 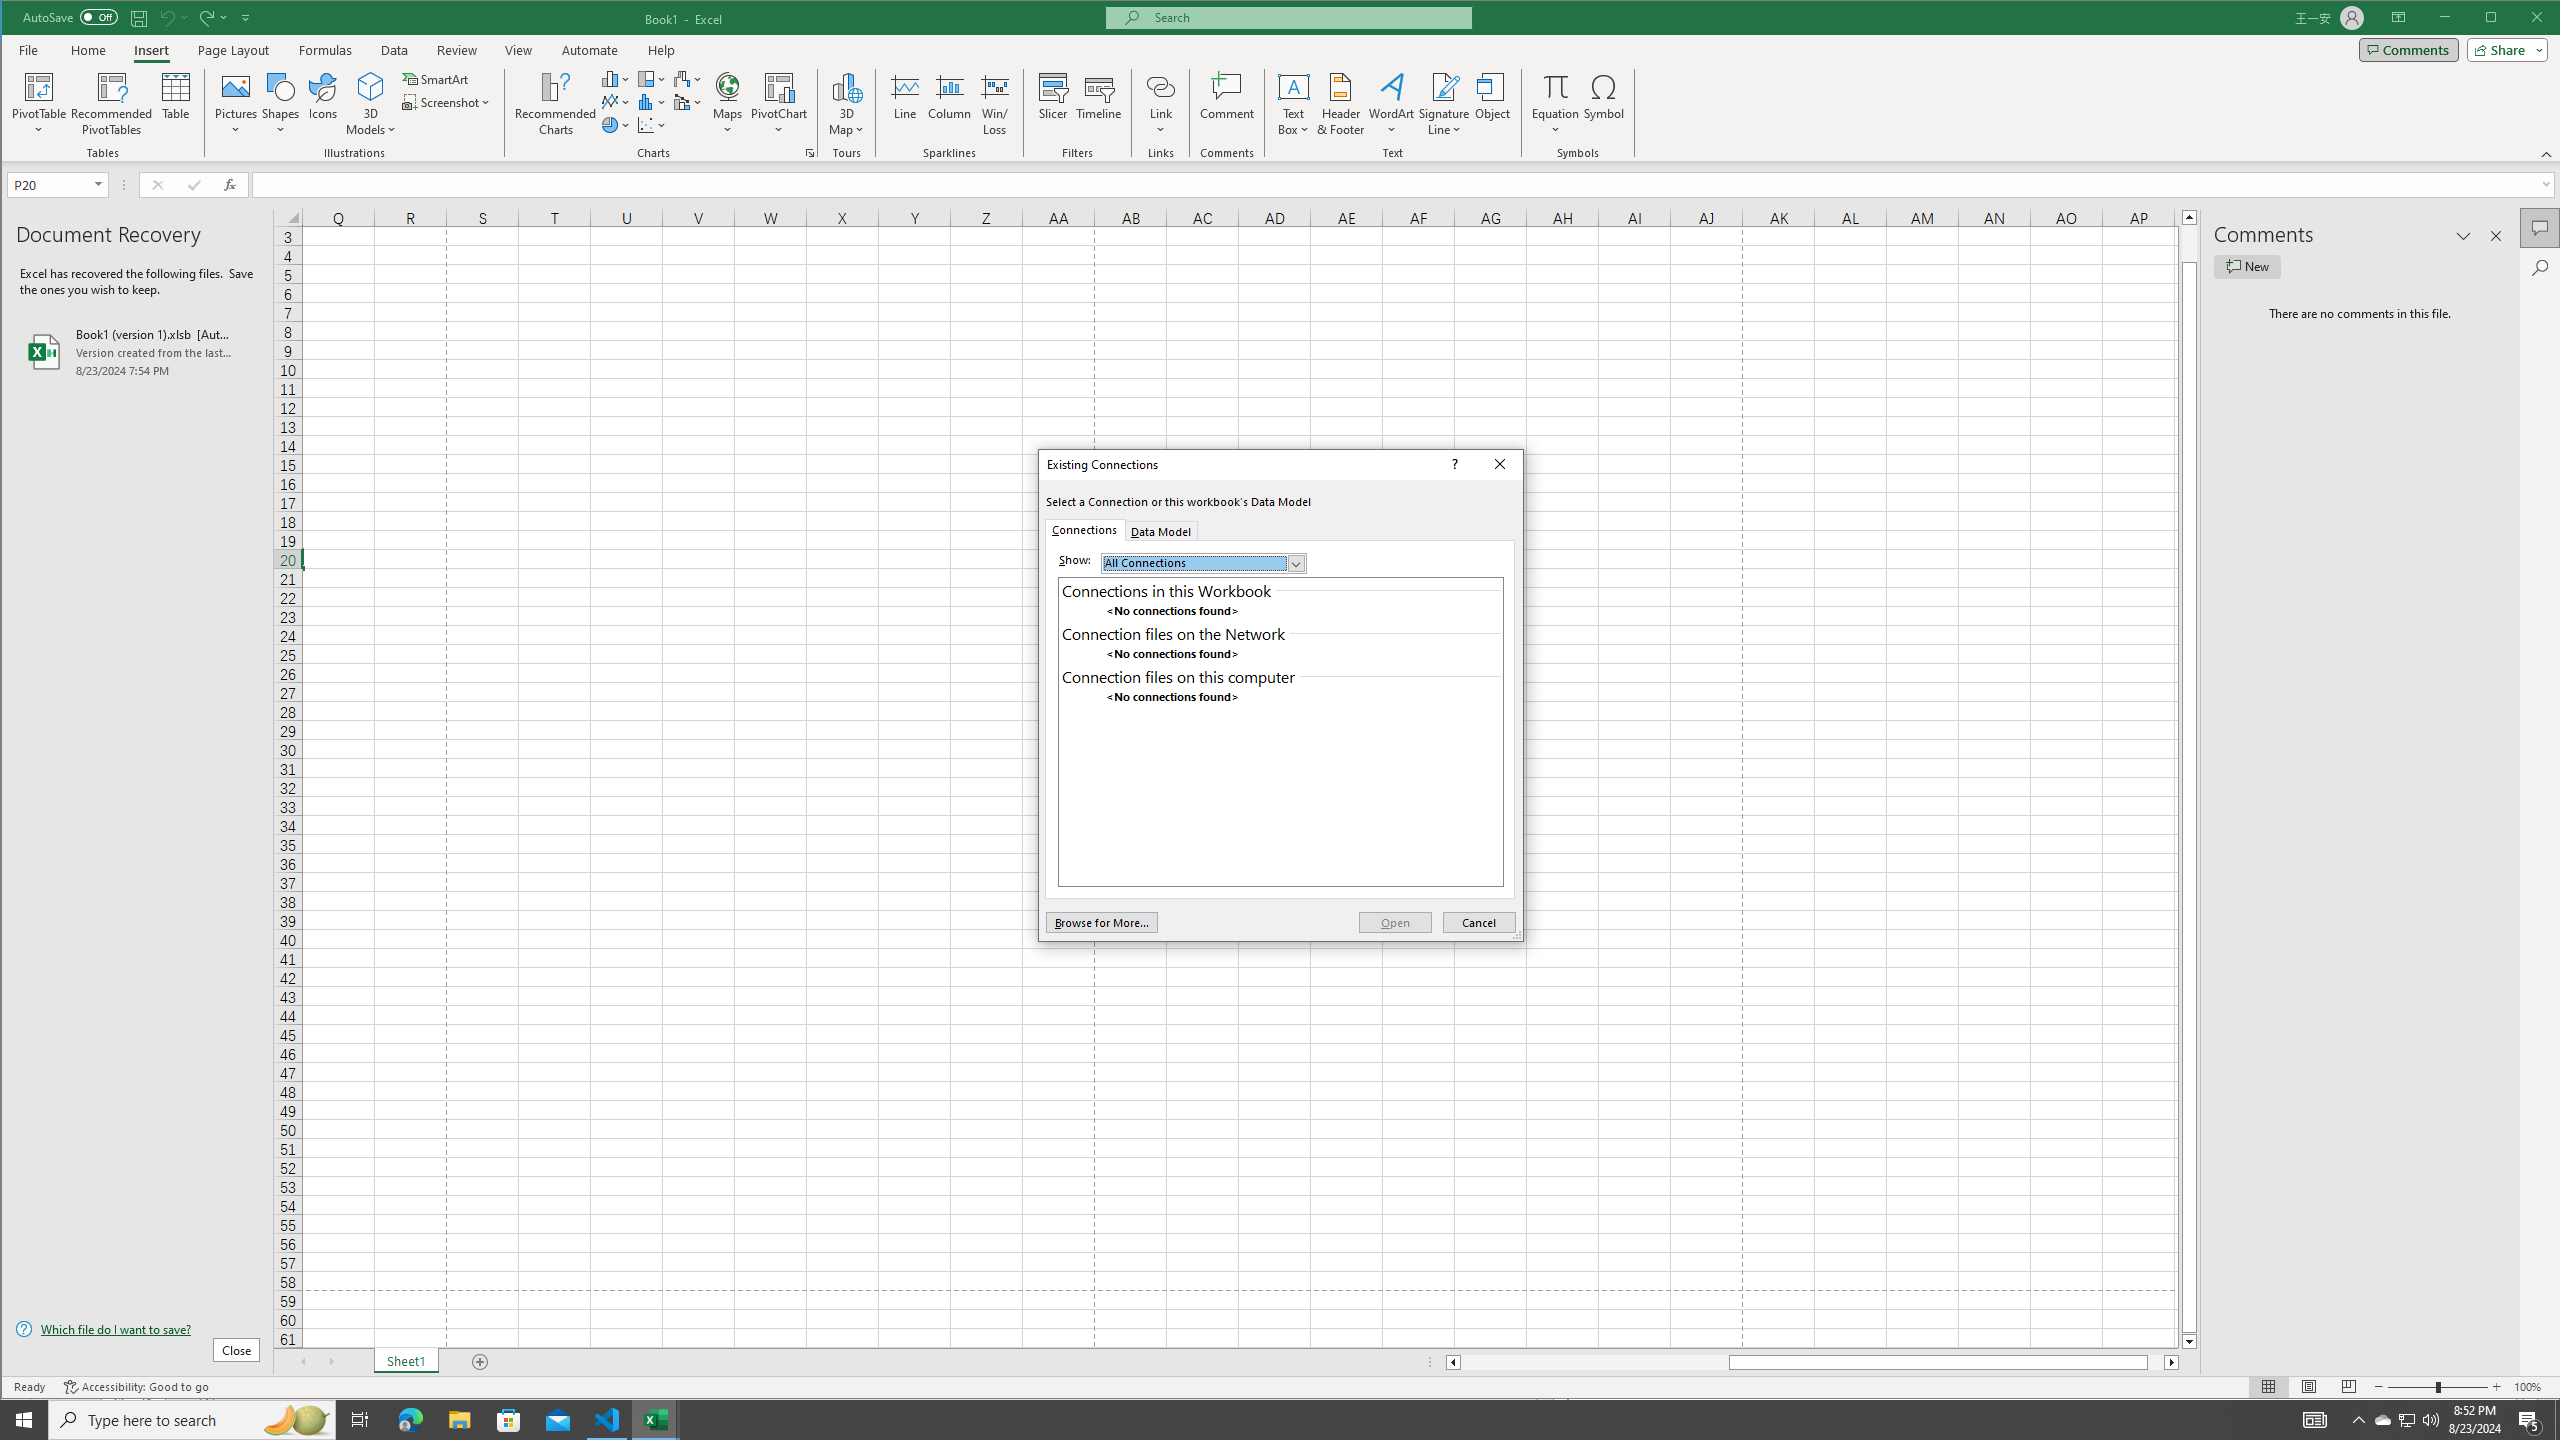 I want to click on 'Line', so click(x=904, y=103).